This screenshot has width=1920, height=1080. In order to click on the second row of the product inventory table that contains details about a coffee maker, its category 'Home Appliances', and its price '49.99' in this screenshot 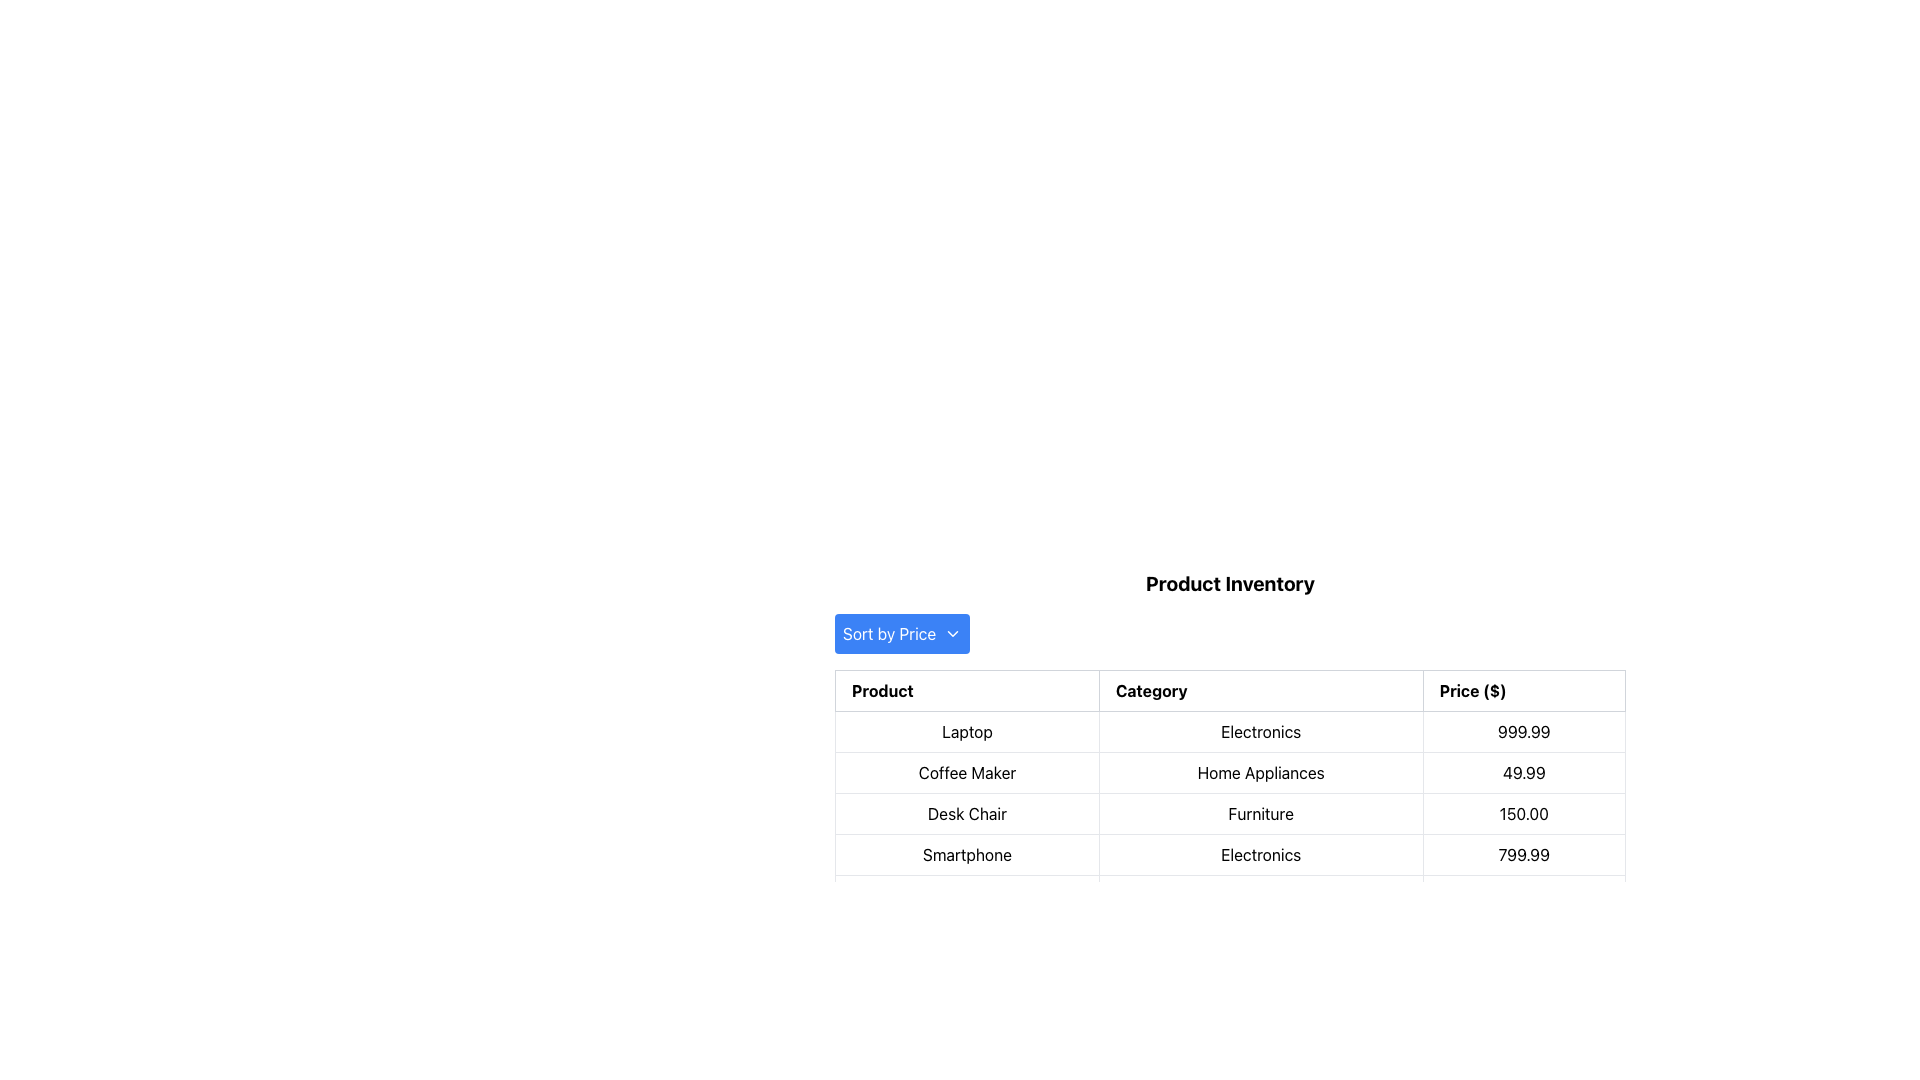, I will do `click(1229, 771)`.